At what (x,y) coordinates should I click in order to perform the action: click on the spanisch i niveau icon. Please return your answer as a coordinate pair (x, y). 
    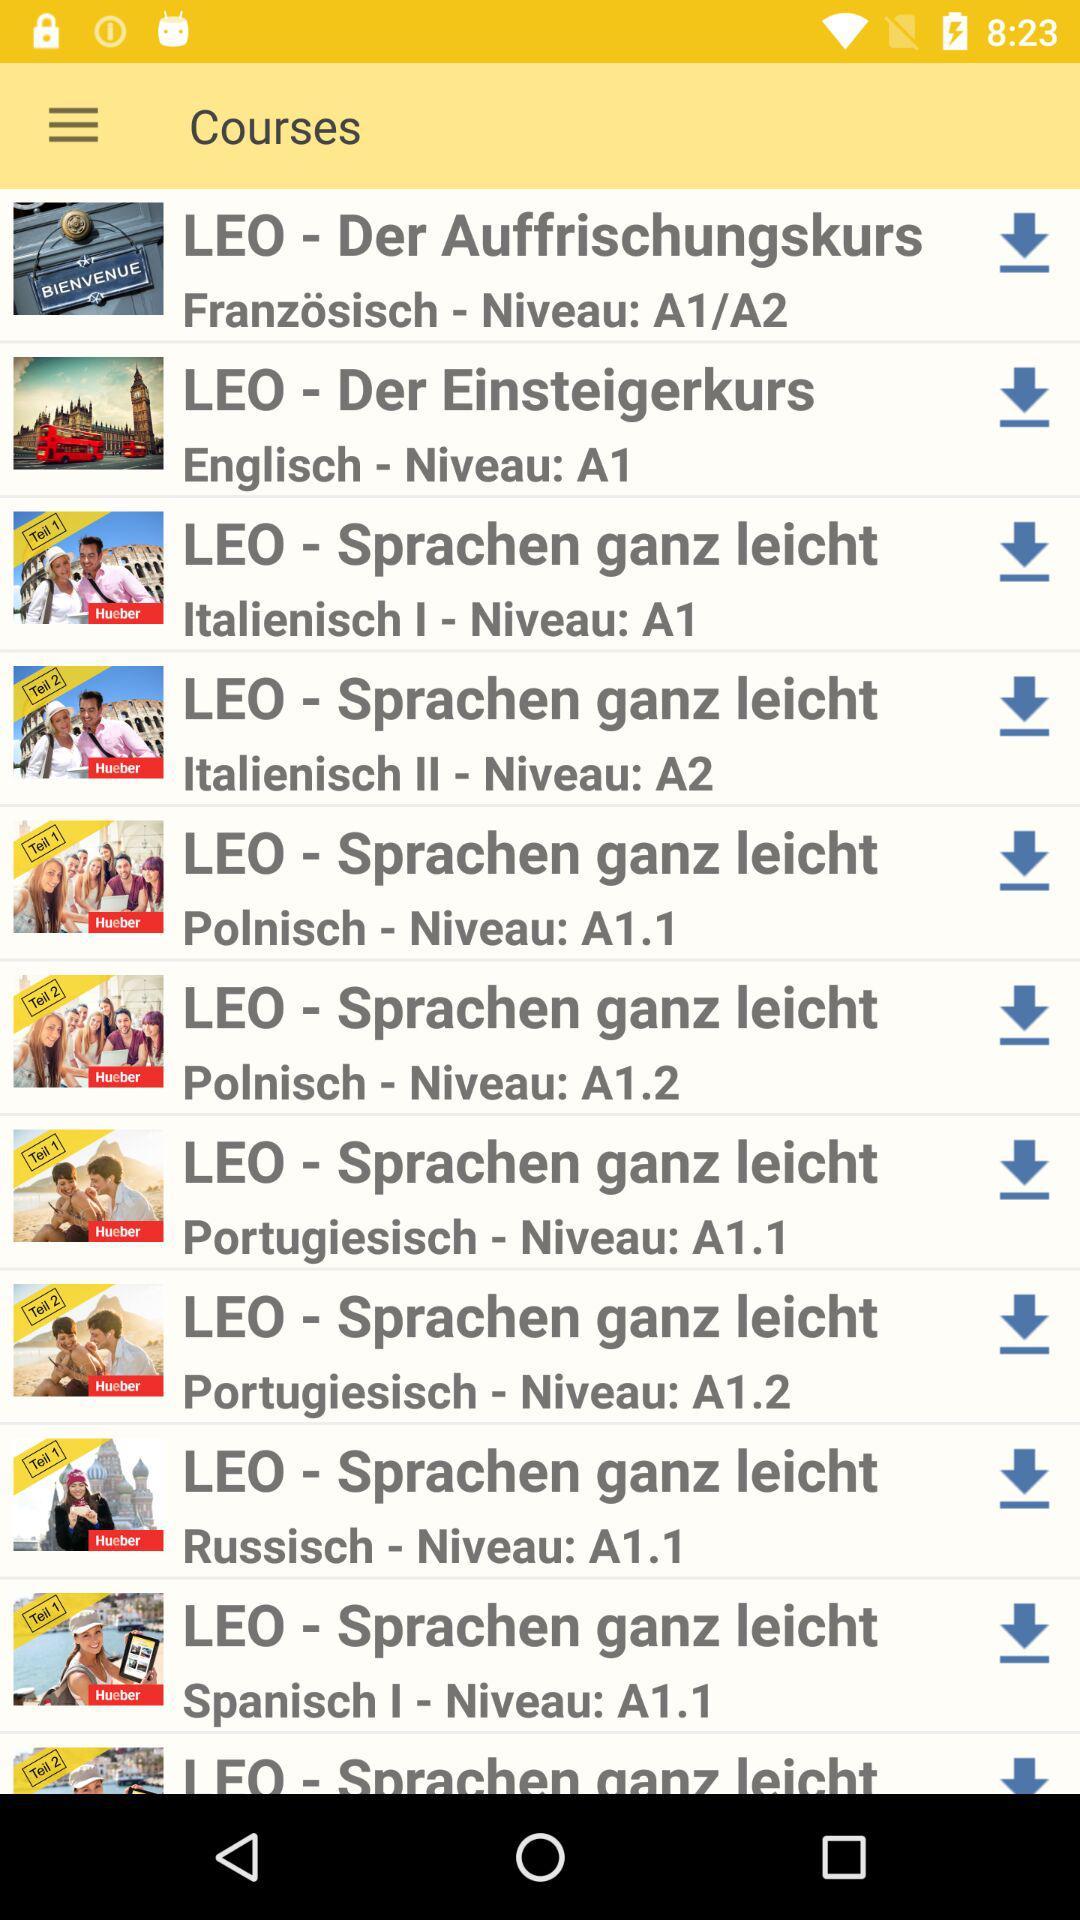
    Looking at the image, I should click on (573, 1698).